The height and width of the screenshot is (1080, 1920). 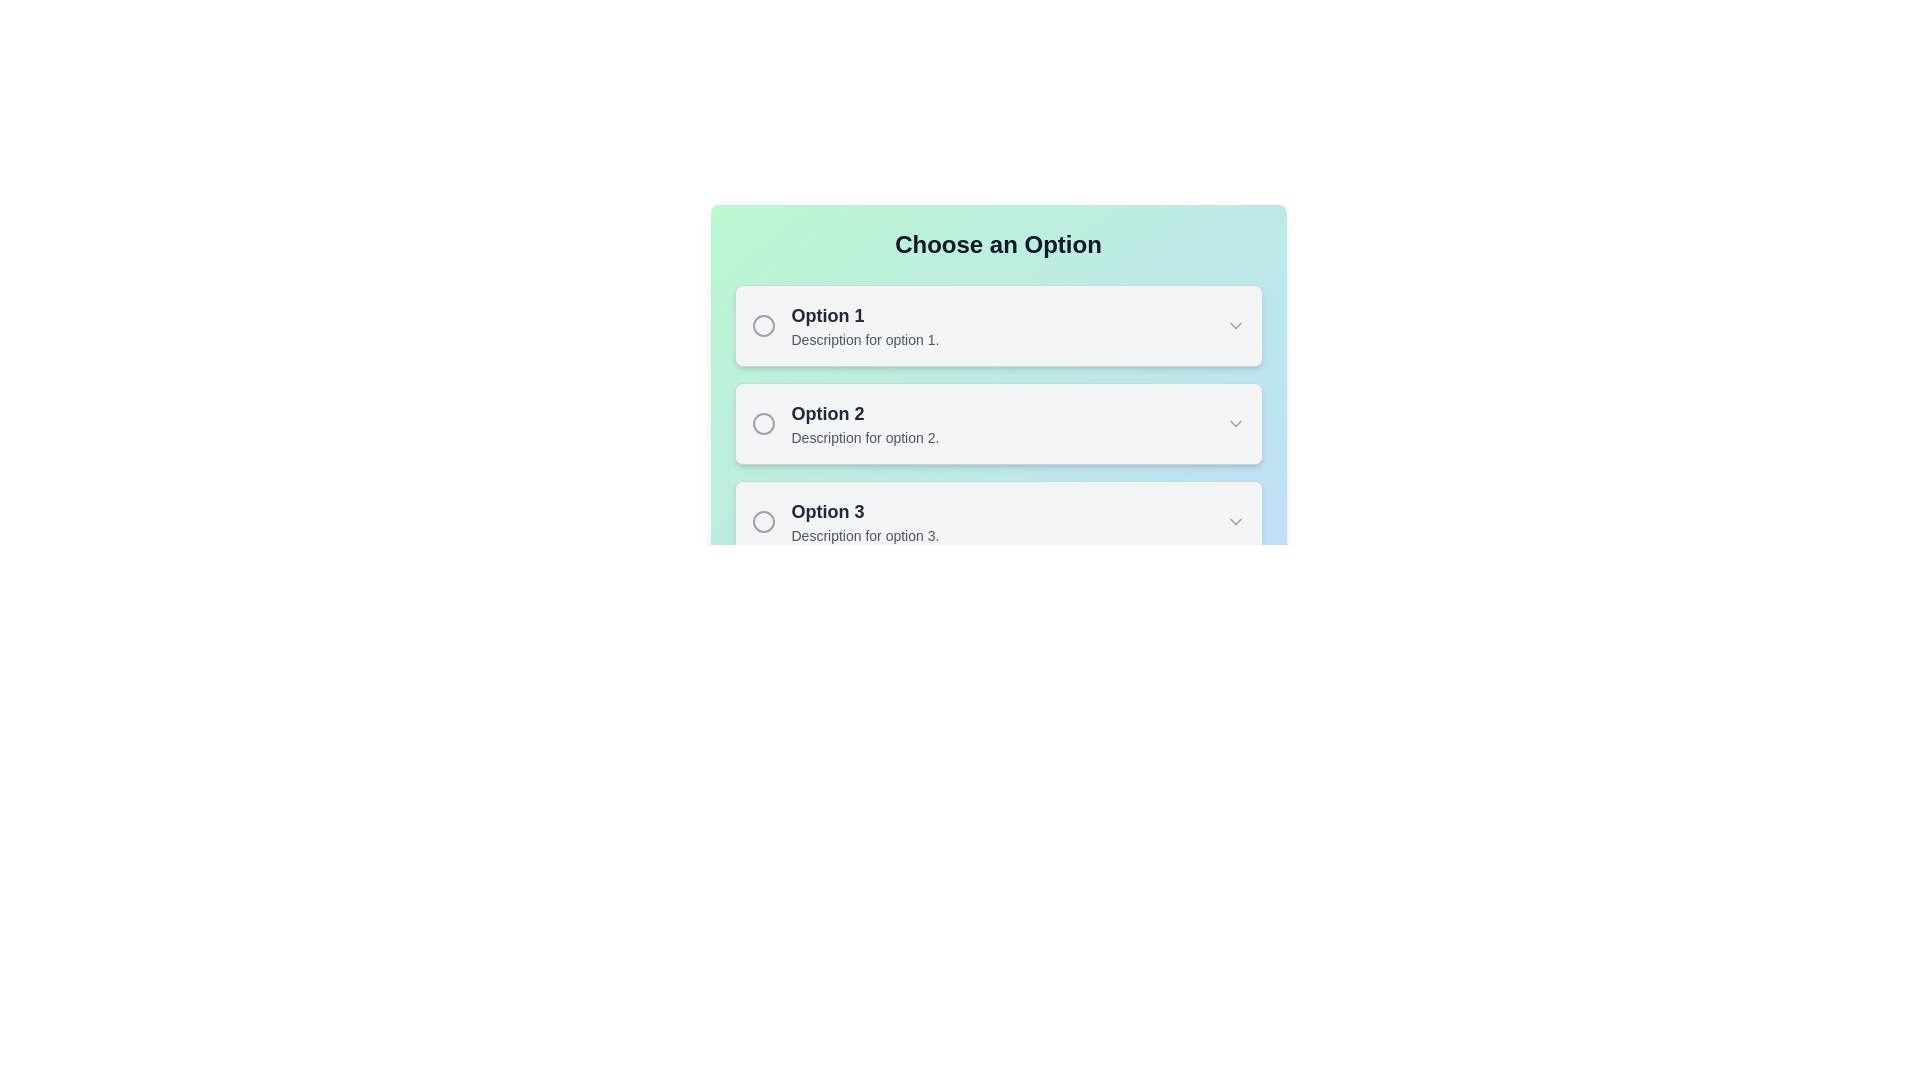 What do you see at coordinates (1234, 423) in the screenshot?
I see `the downward-pointing gray arrow icon at the far-right end of the 'Option 2' entry` at bounding box center [1234, 423].